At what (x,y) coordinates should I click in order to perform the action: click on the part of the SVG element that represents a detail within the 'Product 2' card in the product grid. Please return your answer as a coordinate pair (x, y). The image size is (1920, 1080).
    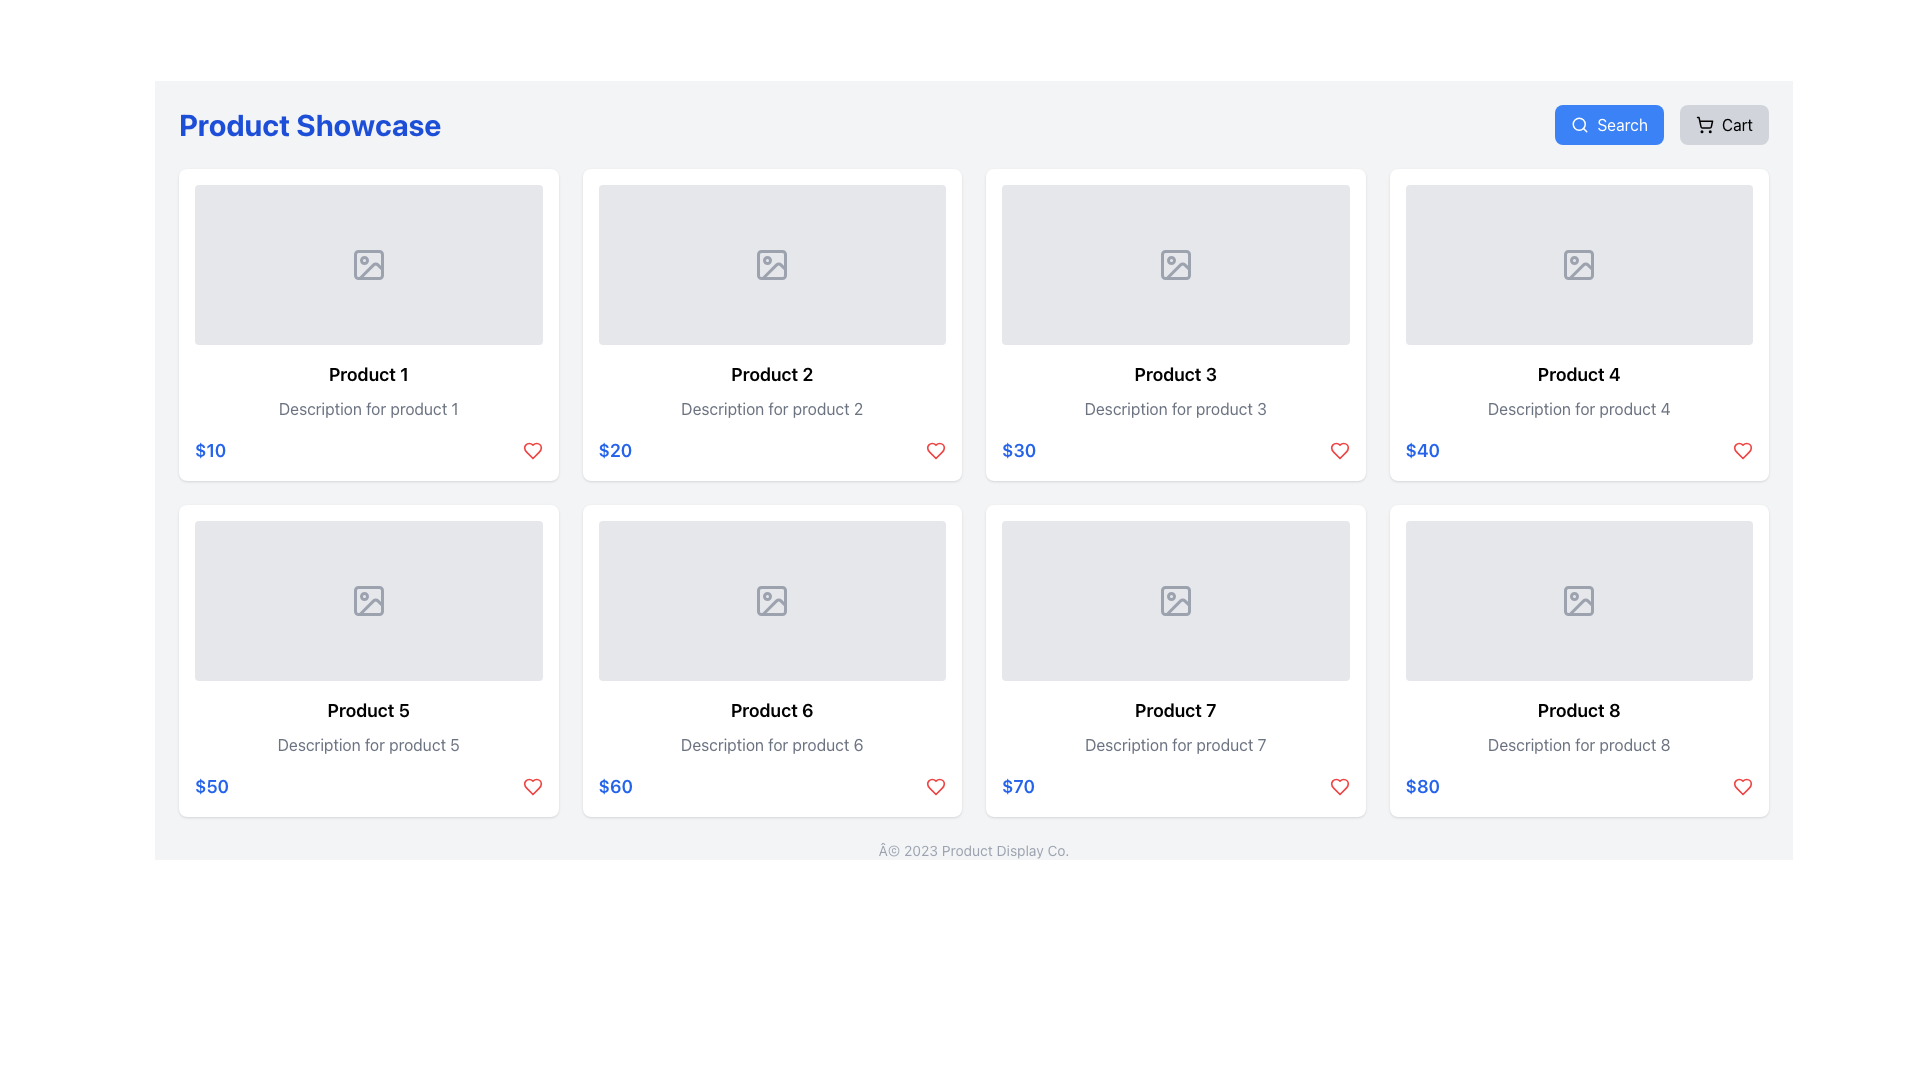
    Looking at the image, I should click on (773, 271).